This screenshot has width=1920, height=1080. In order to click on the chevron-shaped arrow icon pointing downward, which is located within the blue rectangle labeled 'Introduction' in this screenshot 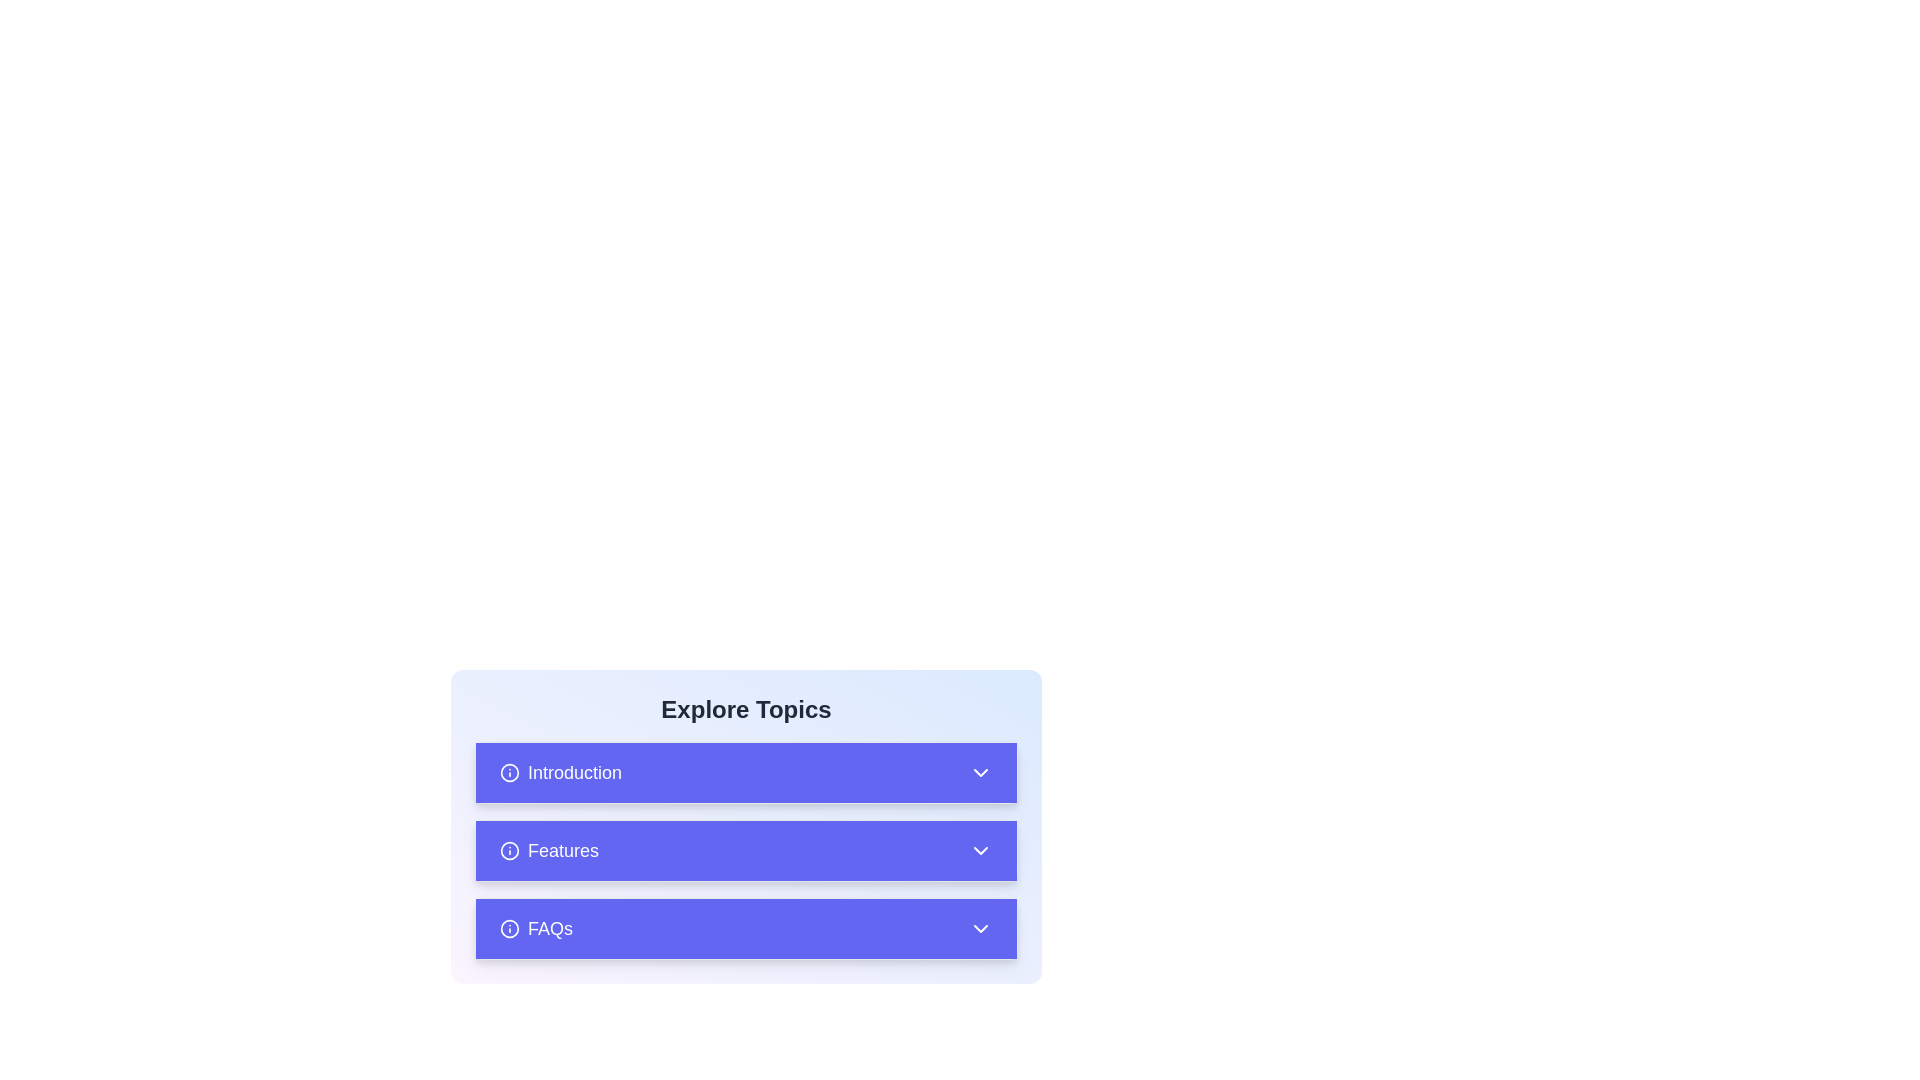, I will do `click(980, 771)`.